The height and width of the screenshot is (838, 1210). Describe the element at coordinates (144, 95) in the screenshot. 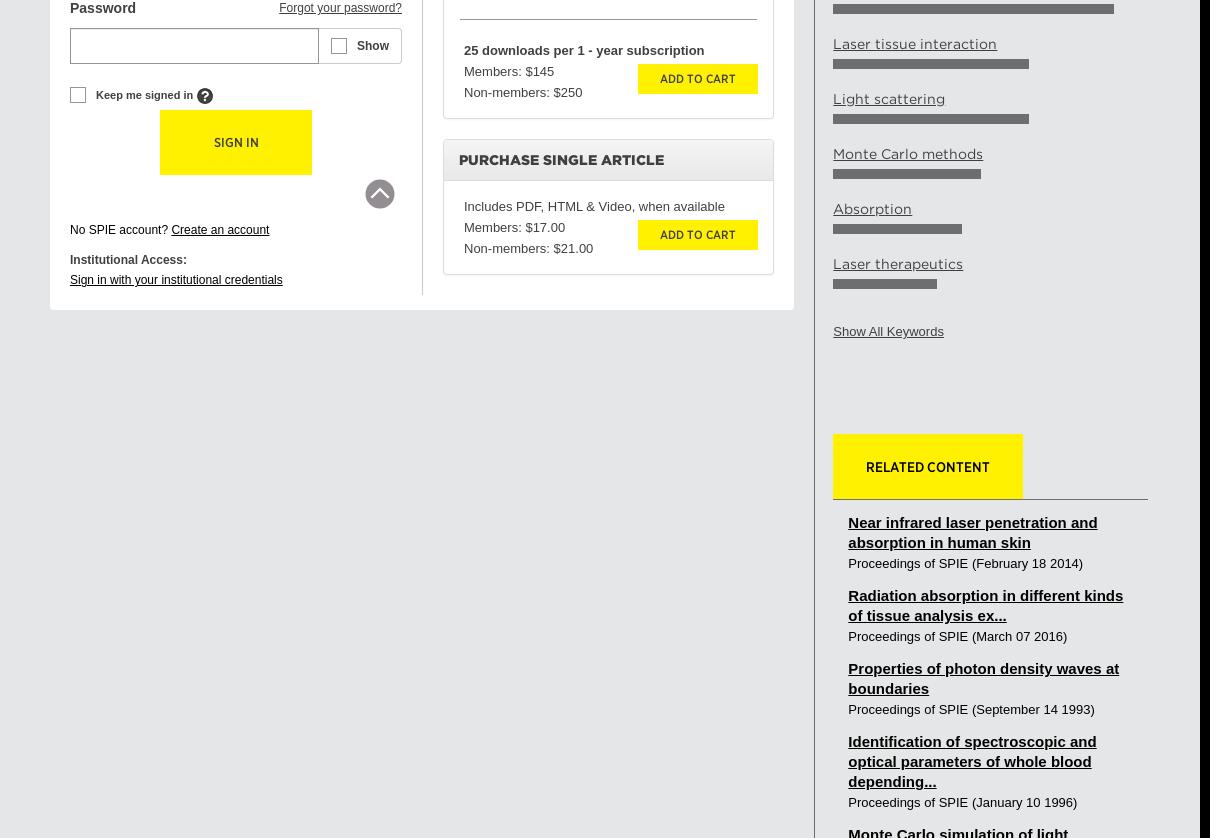

I see `'Keep me signed in'` at that location.